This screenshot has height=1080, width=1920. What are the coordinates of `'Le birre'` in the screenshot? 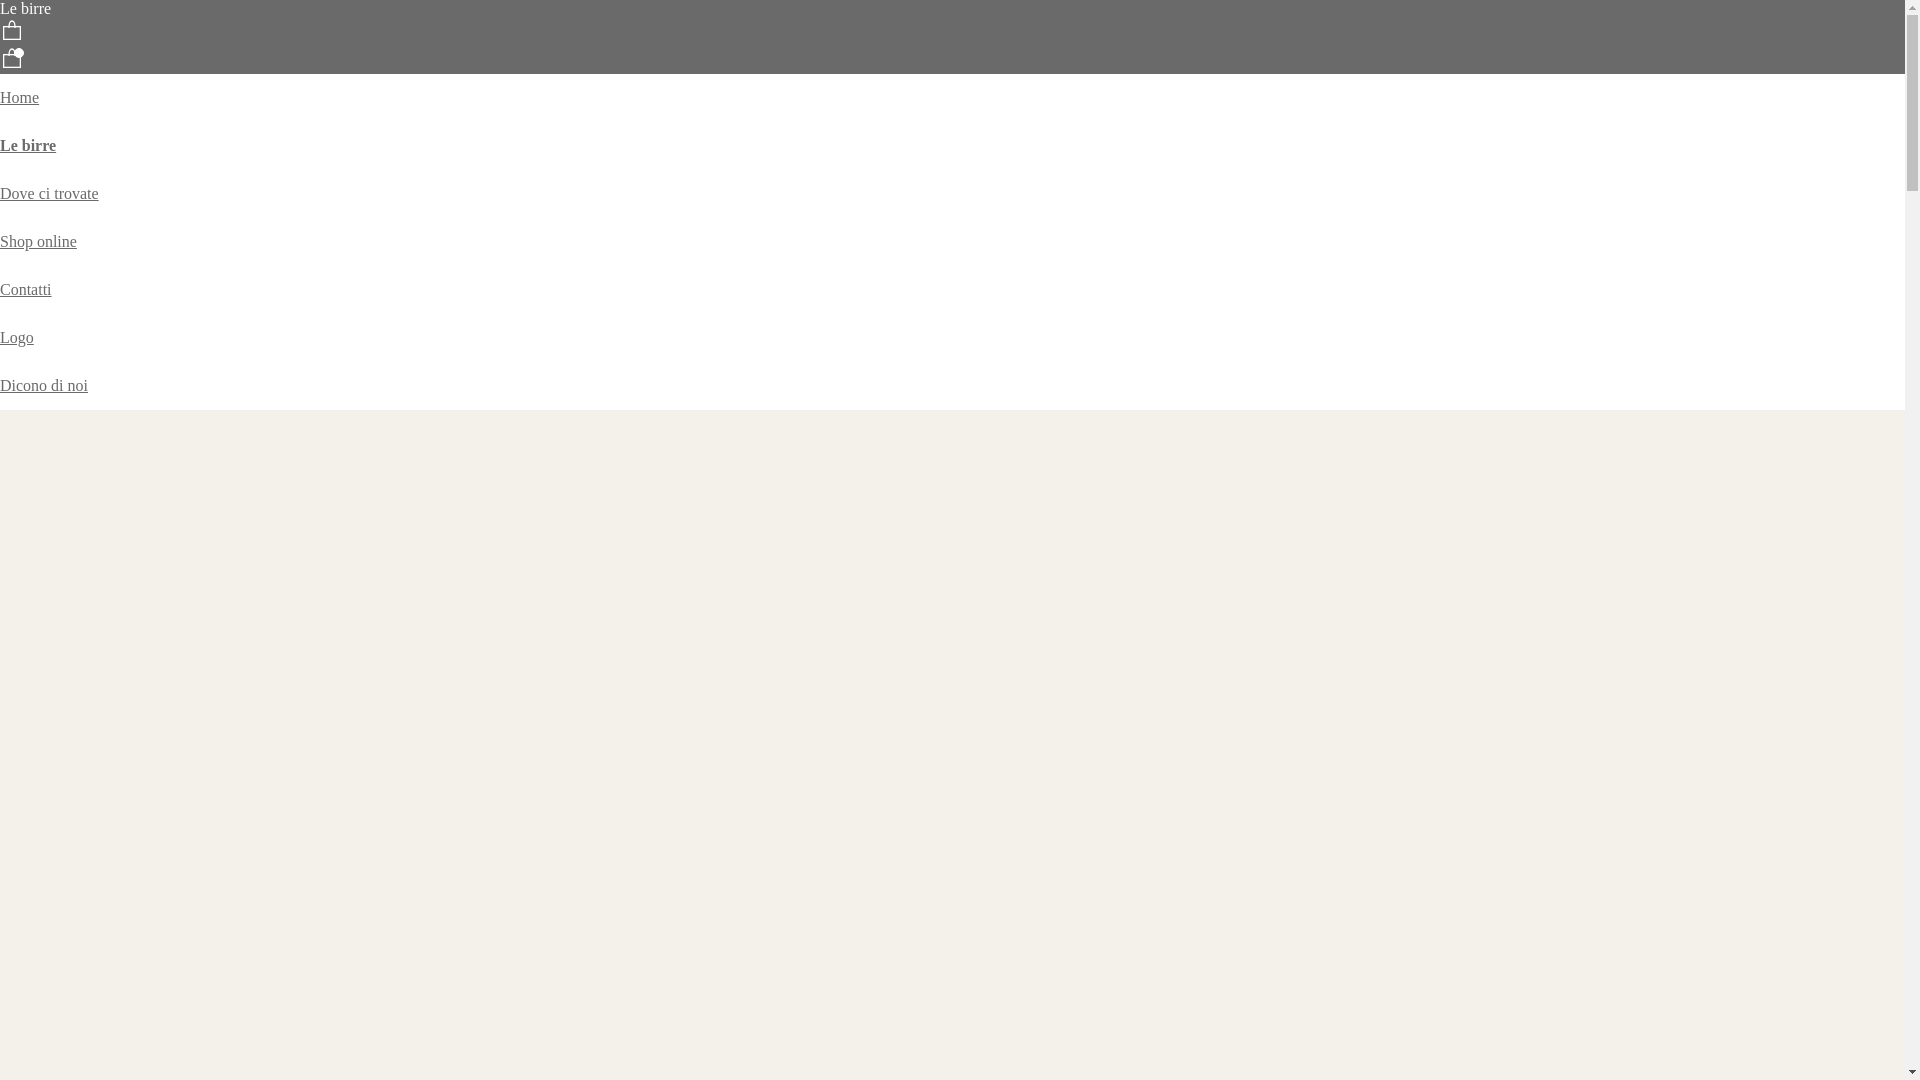 It's located at (28, 144).